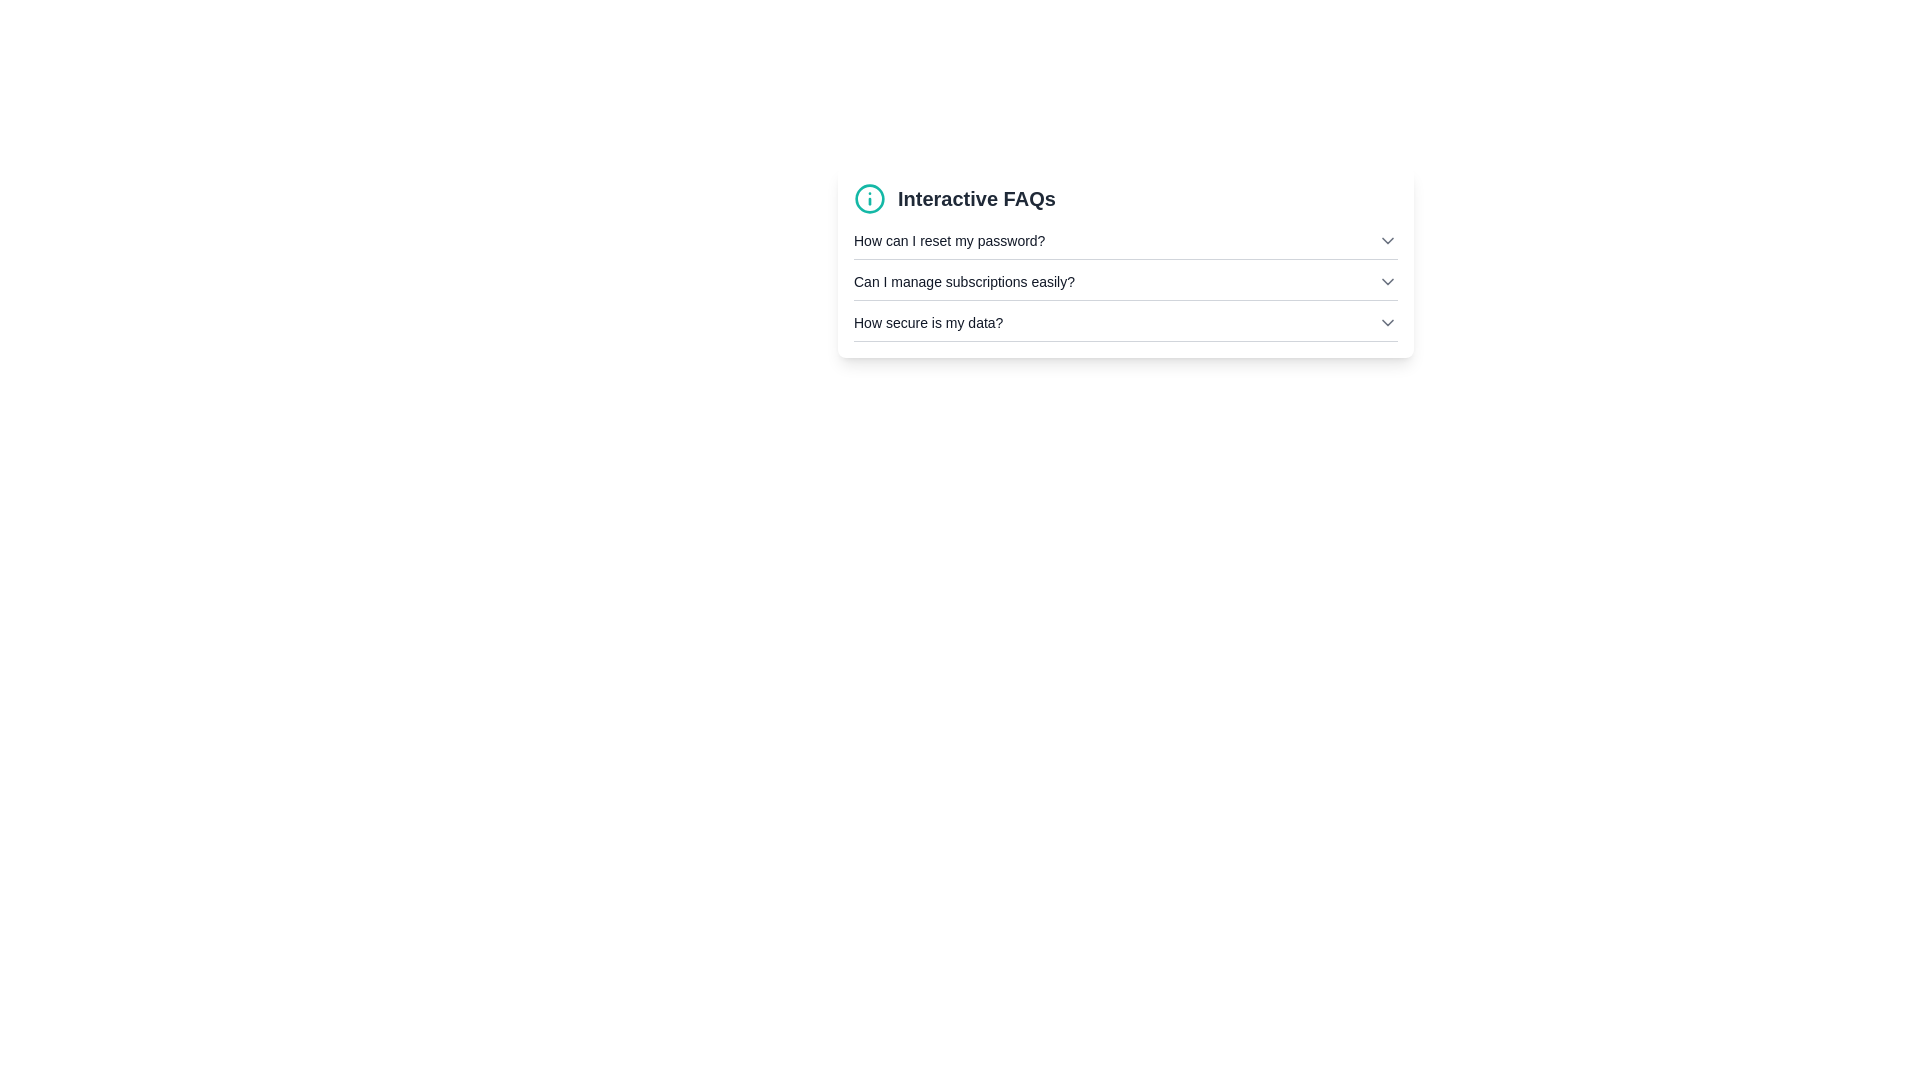 The height and width of the screenshot is (1080, 1920). Describe the element at coordinates (1386, 322) in the screenshot. I see `the downward-pointing chevron icon next to the text 'How secure is my data?'` at that location.